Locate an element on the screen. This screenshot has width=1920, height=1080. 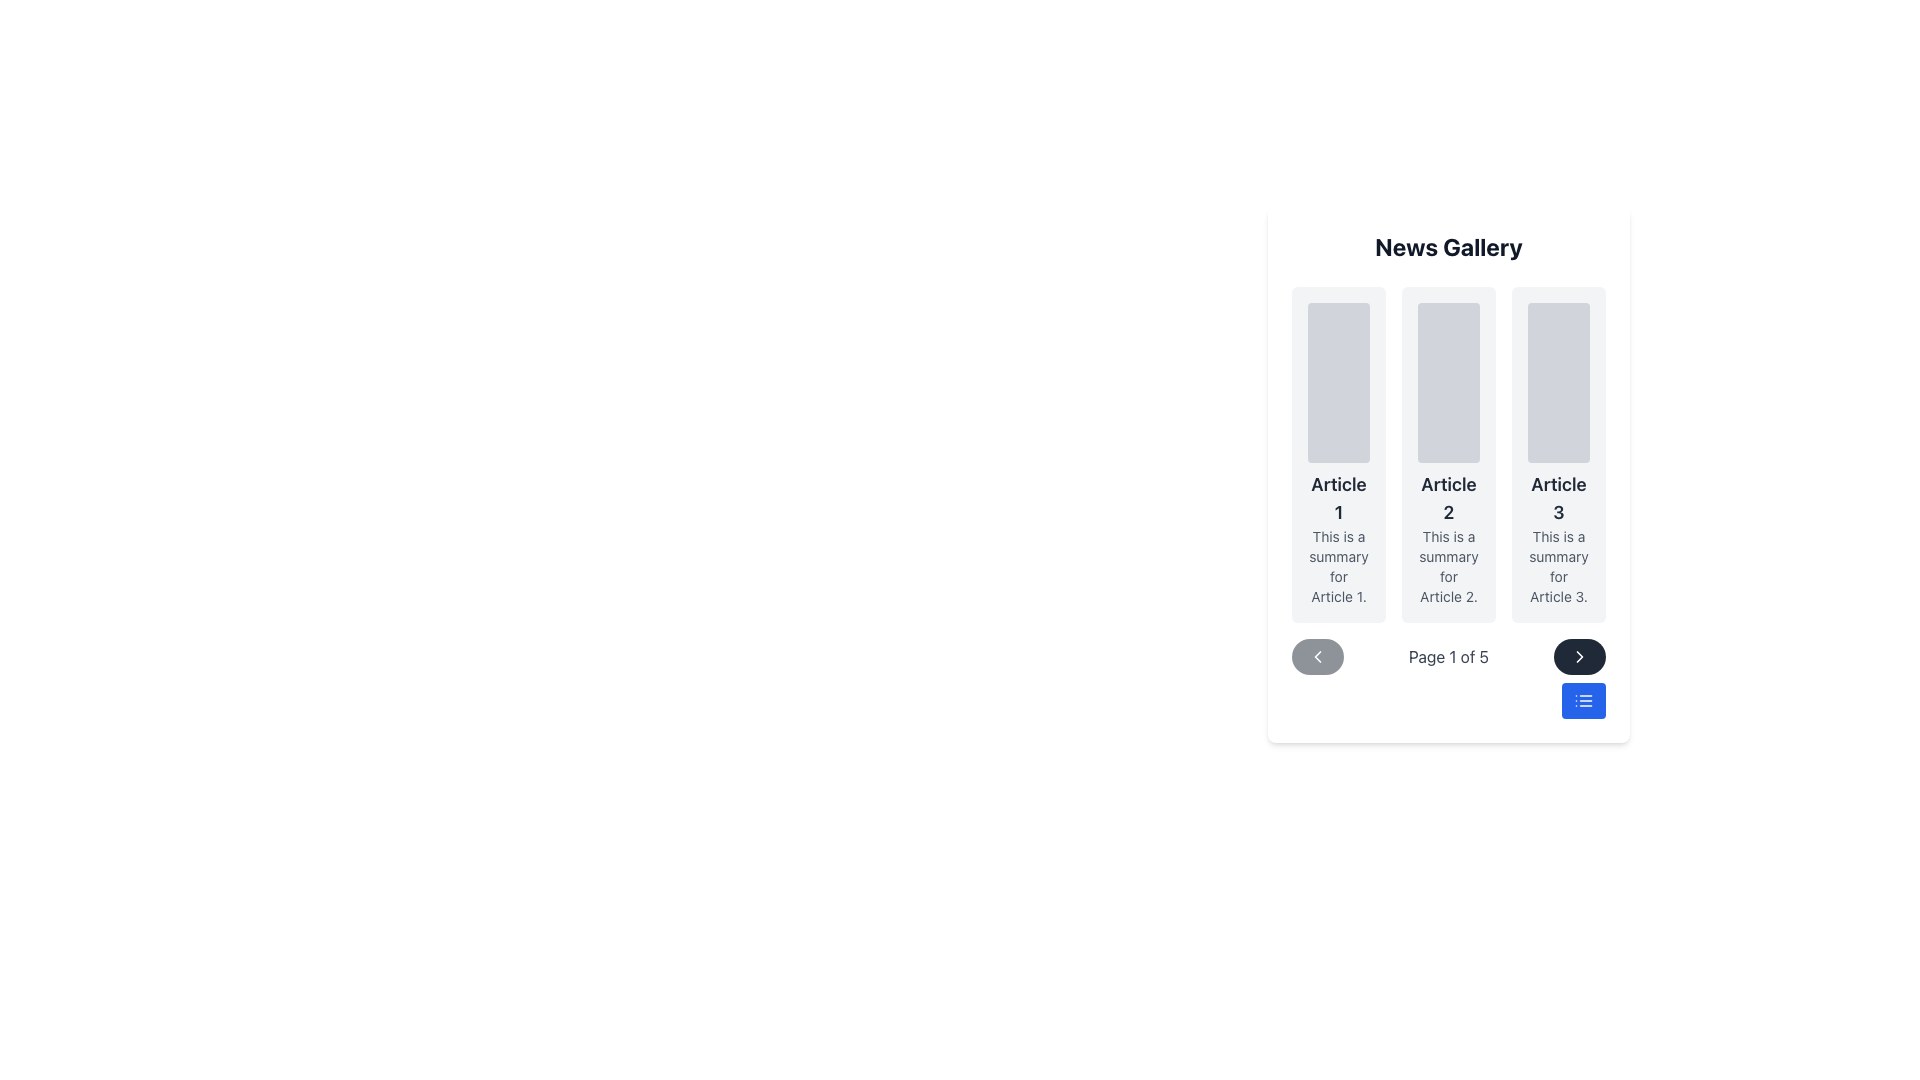
the rectangular button with a blue background and white list view icon located in the bottom-right corner of the interface is located at coordinates (1583, 700).